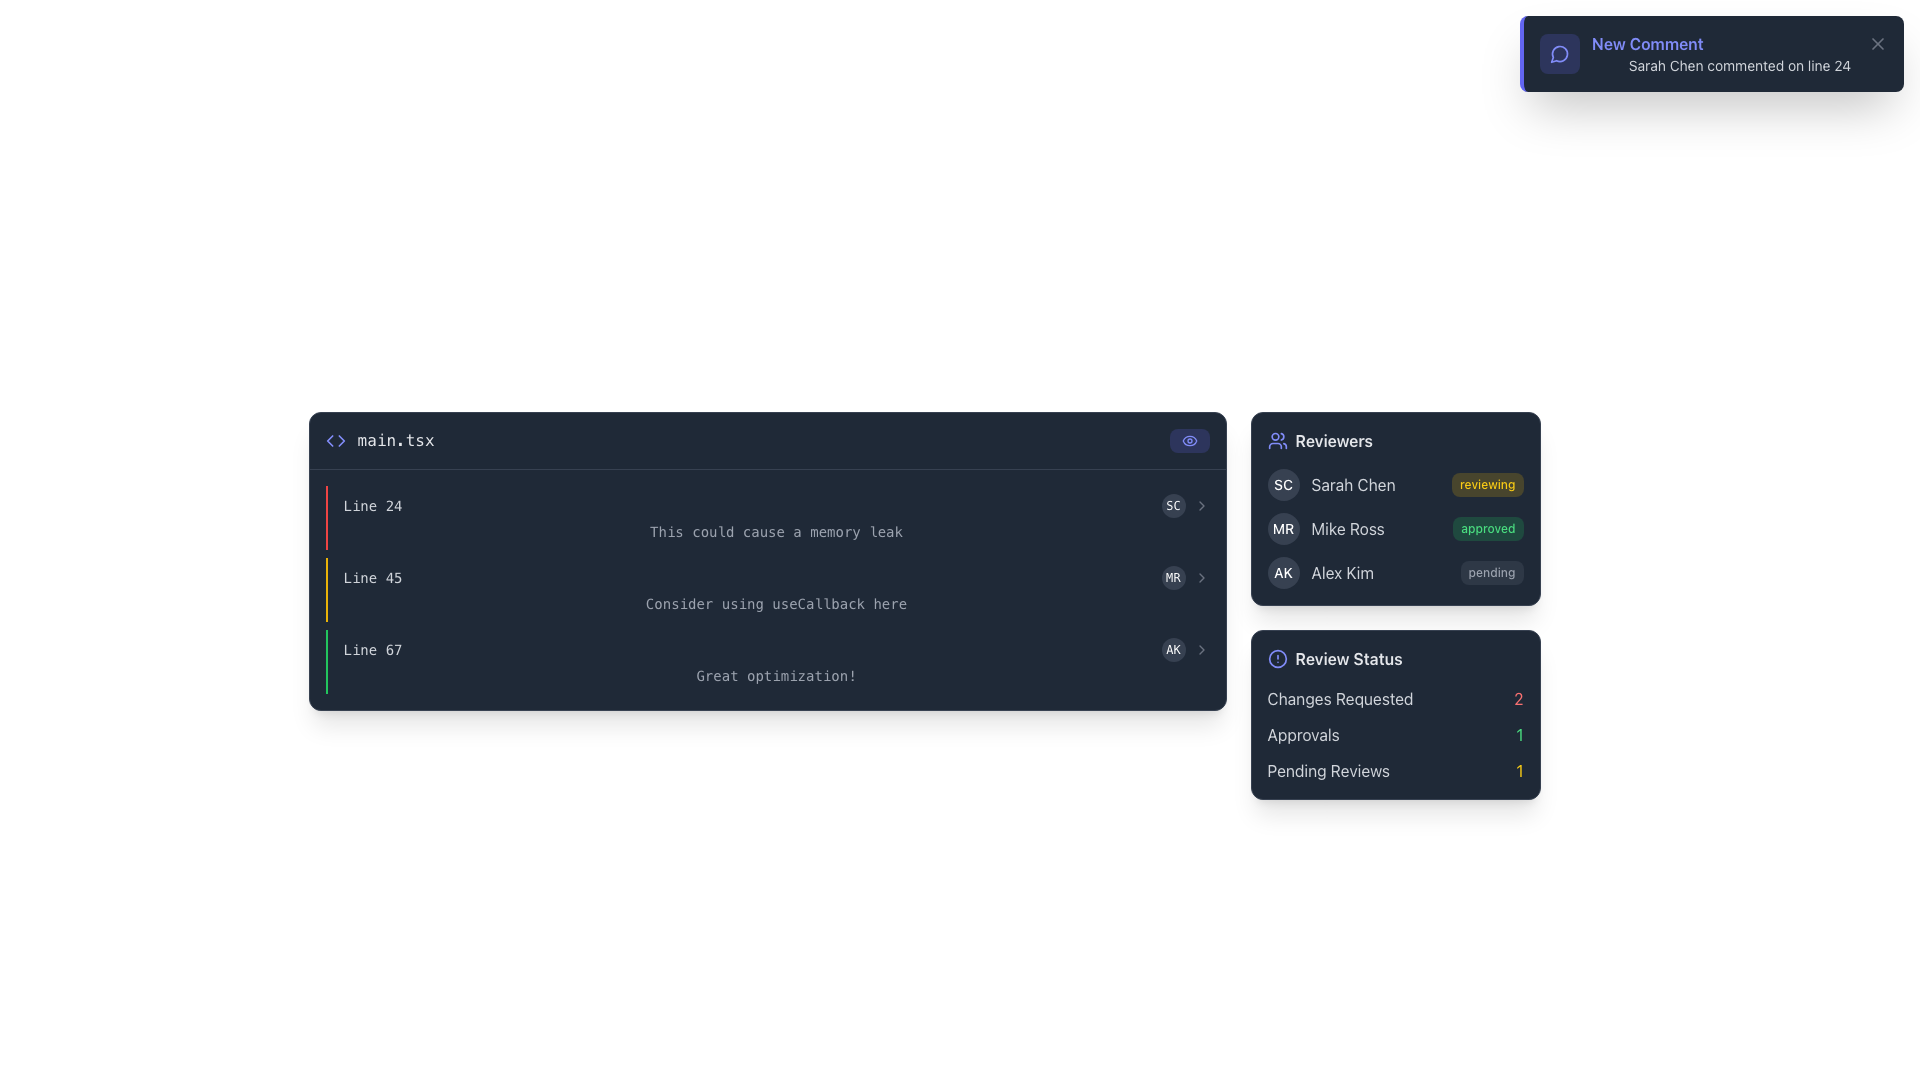 This screenshot has width=1920, height=1080. What do you see at coordinates (1189, 439) in the screenshot?
I see `the eye icon button, which is a small circular button with a blueish hue` at bounding box center [1189, 439].